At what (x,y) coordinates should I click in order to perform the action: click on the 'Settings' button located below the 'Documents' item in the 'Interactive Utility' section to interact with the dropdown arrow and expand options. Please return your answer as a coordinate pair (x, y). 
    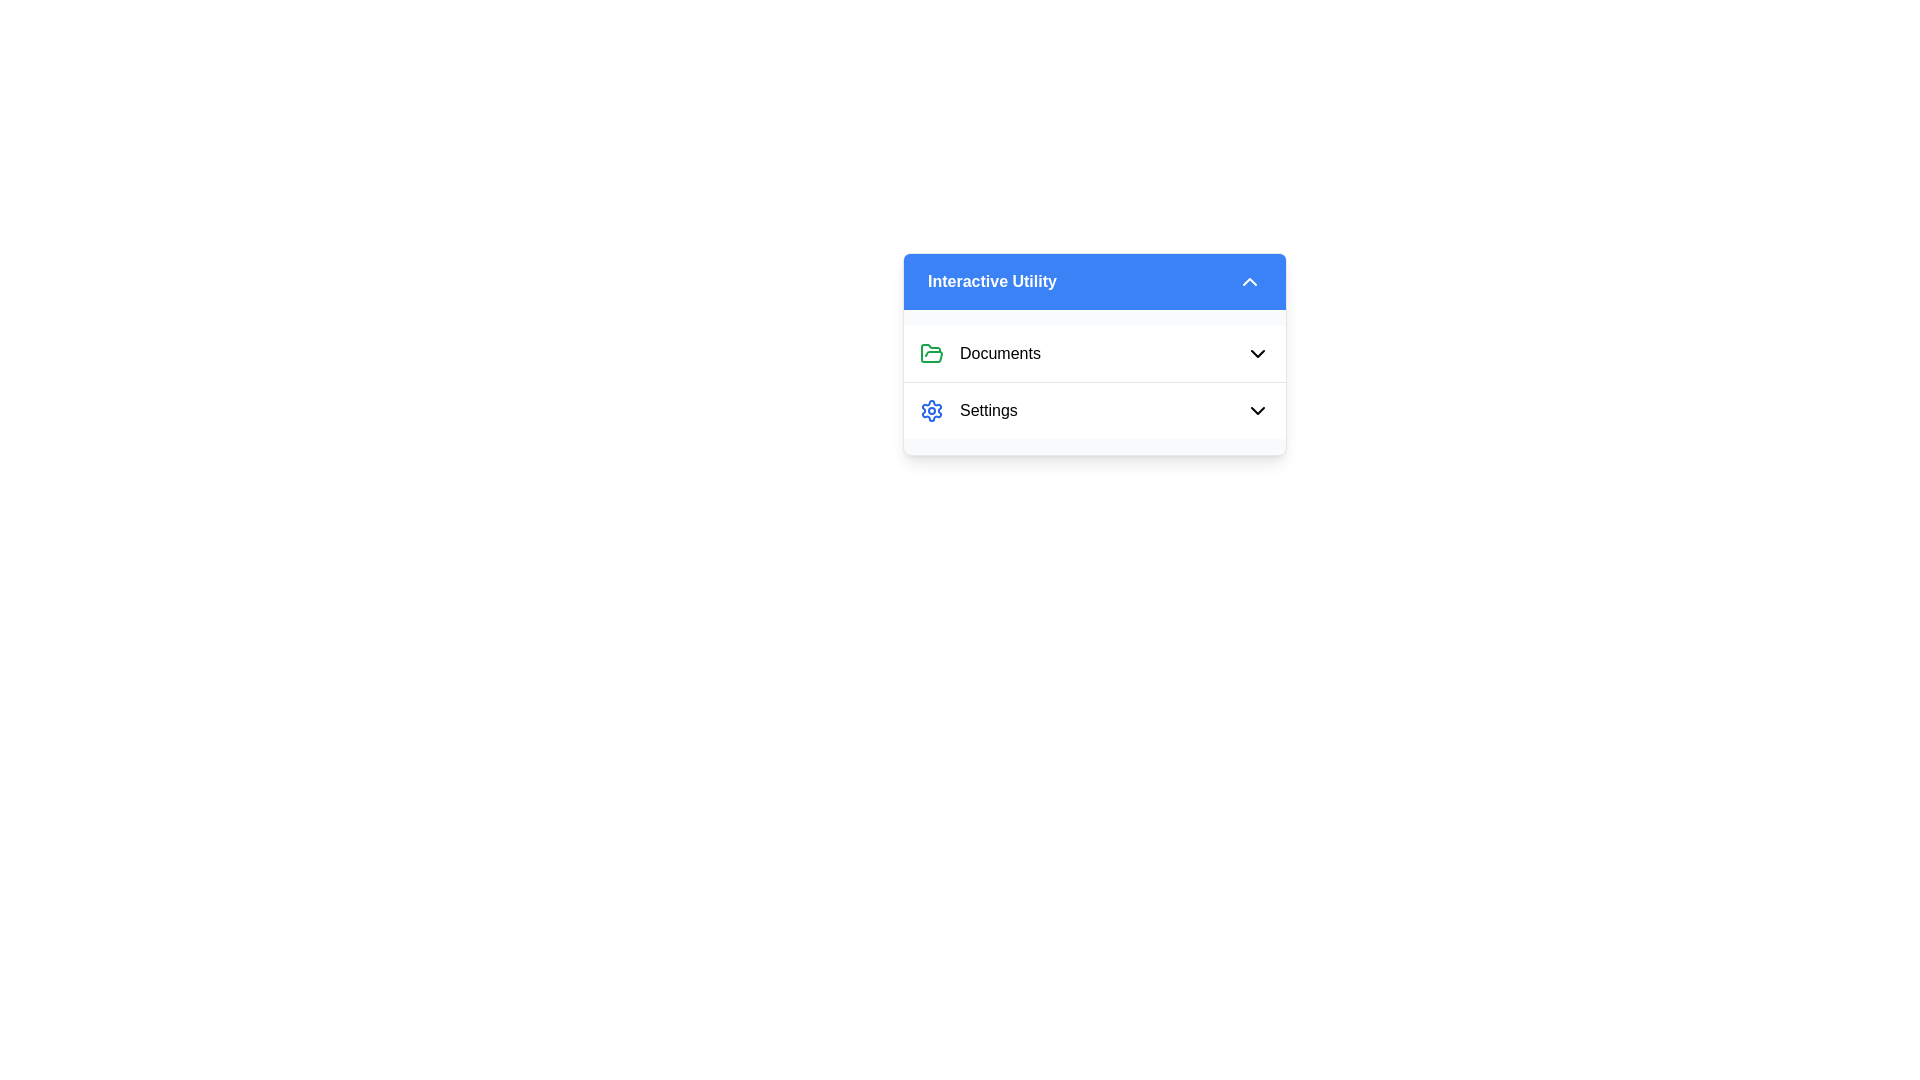
    Looking at the image, I should click on (1093, 410).